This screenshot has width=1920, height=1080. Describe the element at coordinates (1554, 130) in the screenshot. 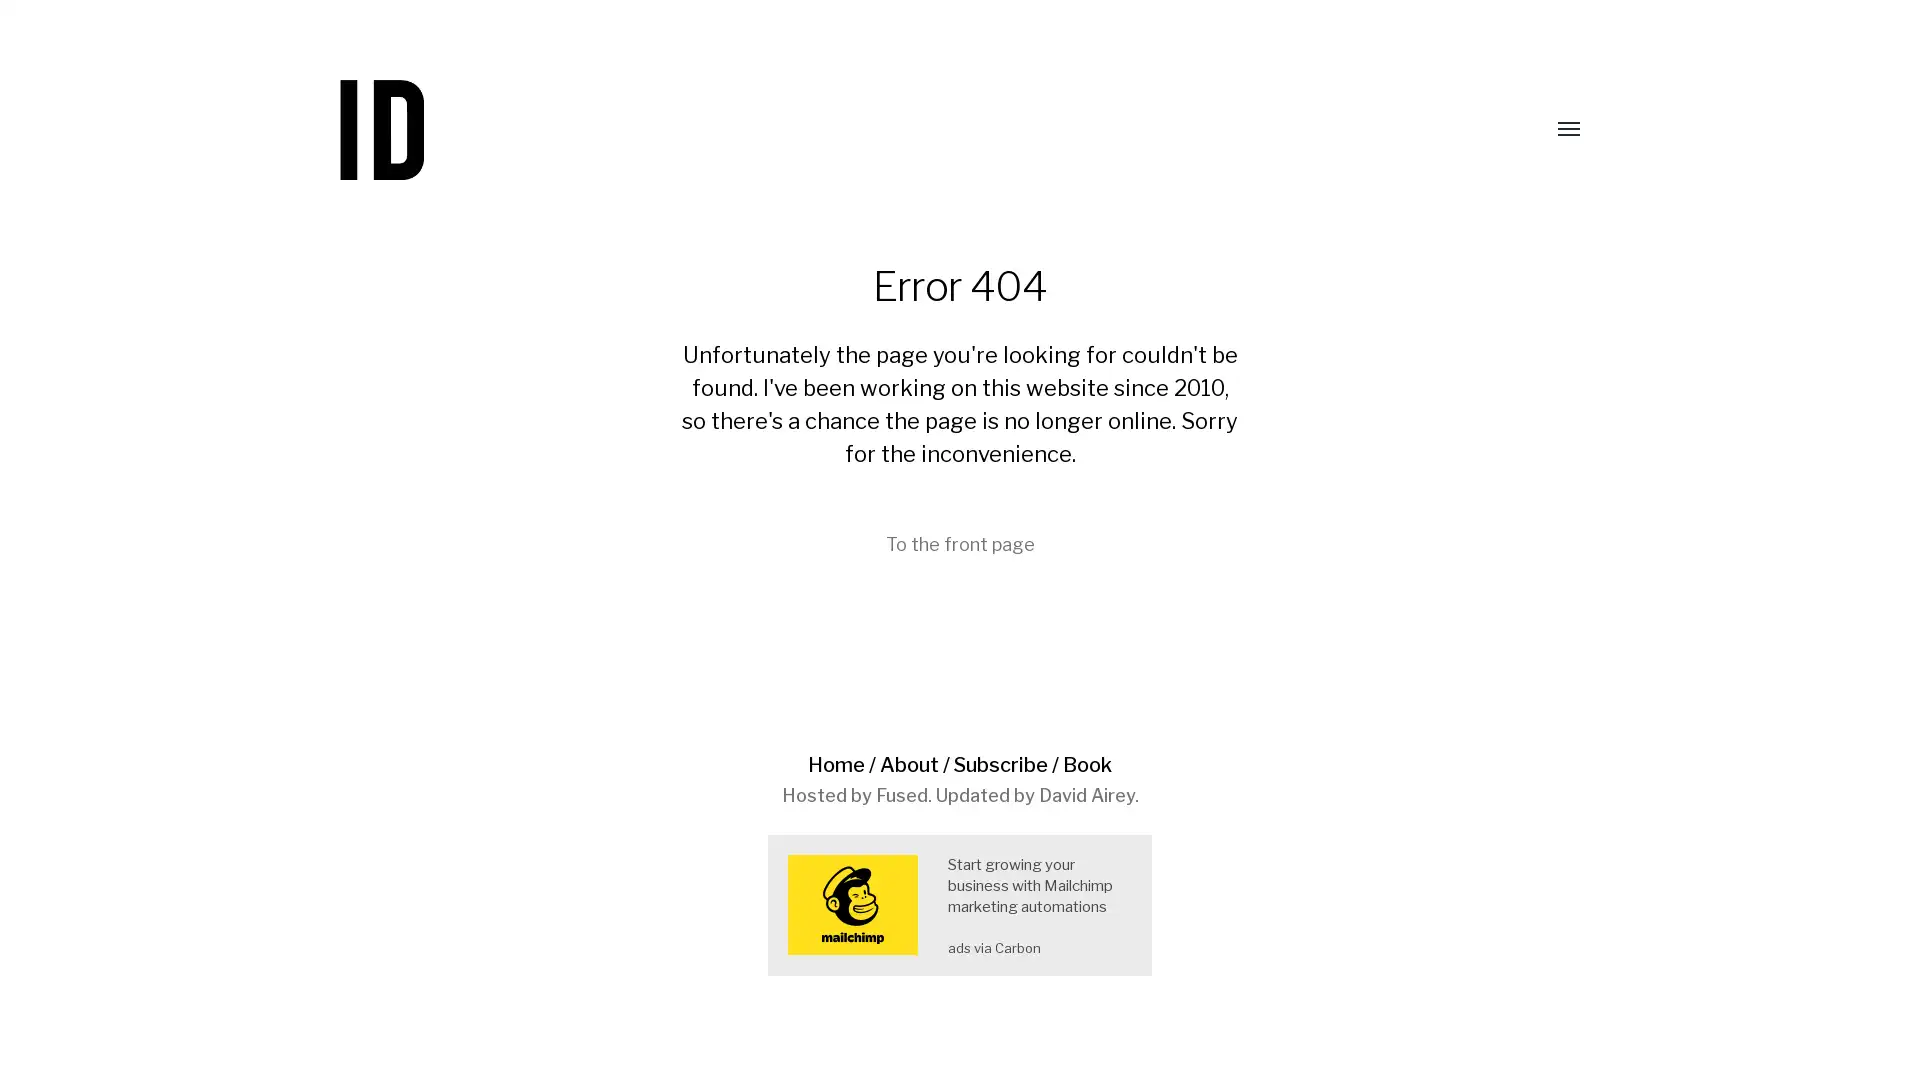

I see `Toggle menu` at that location.